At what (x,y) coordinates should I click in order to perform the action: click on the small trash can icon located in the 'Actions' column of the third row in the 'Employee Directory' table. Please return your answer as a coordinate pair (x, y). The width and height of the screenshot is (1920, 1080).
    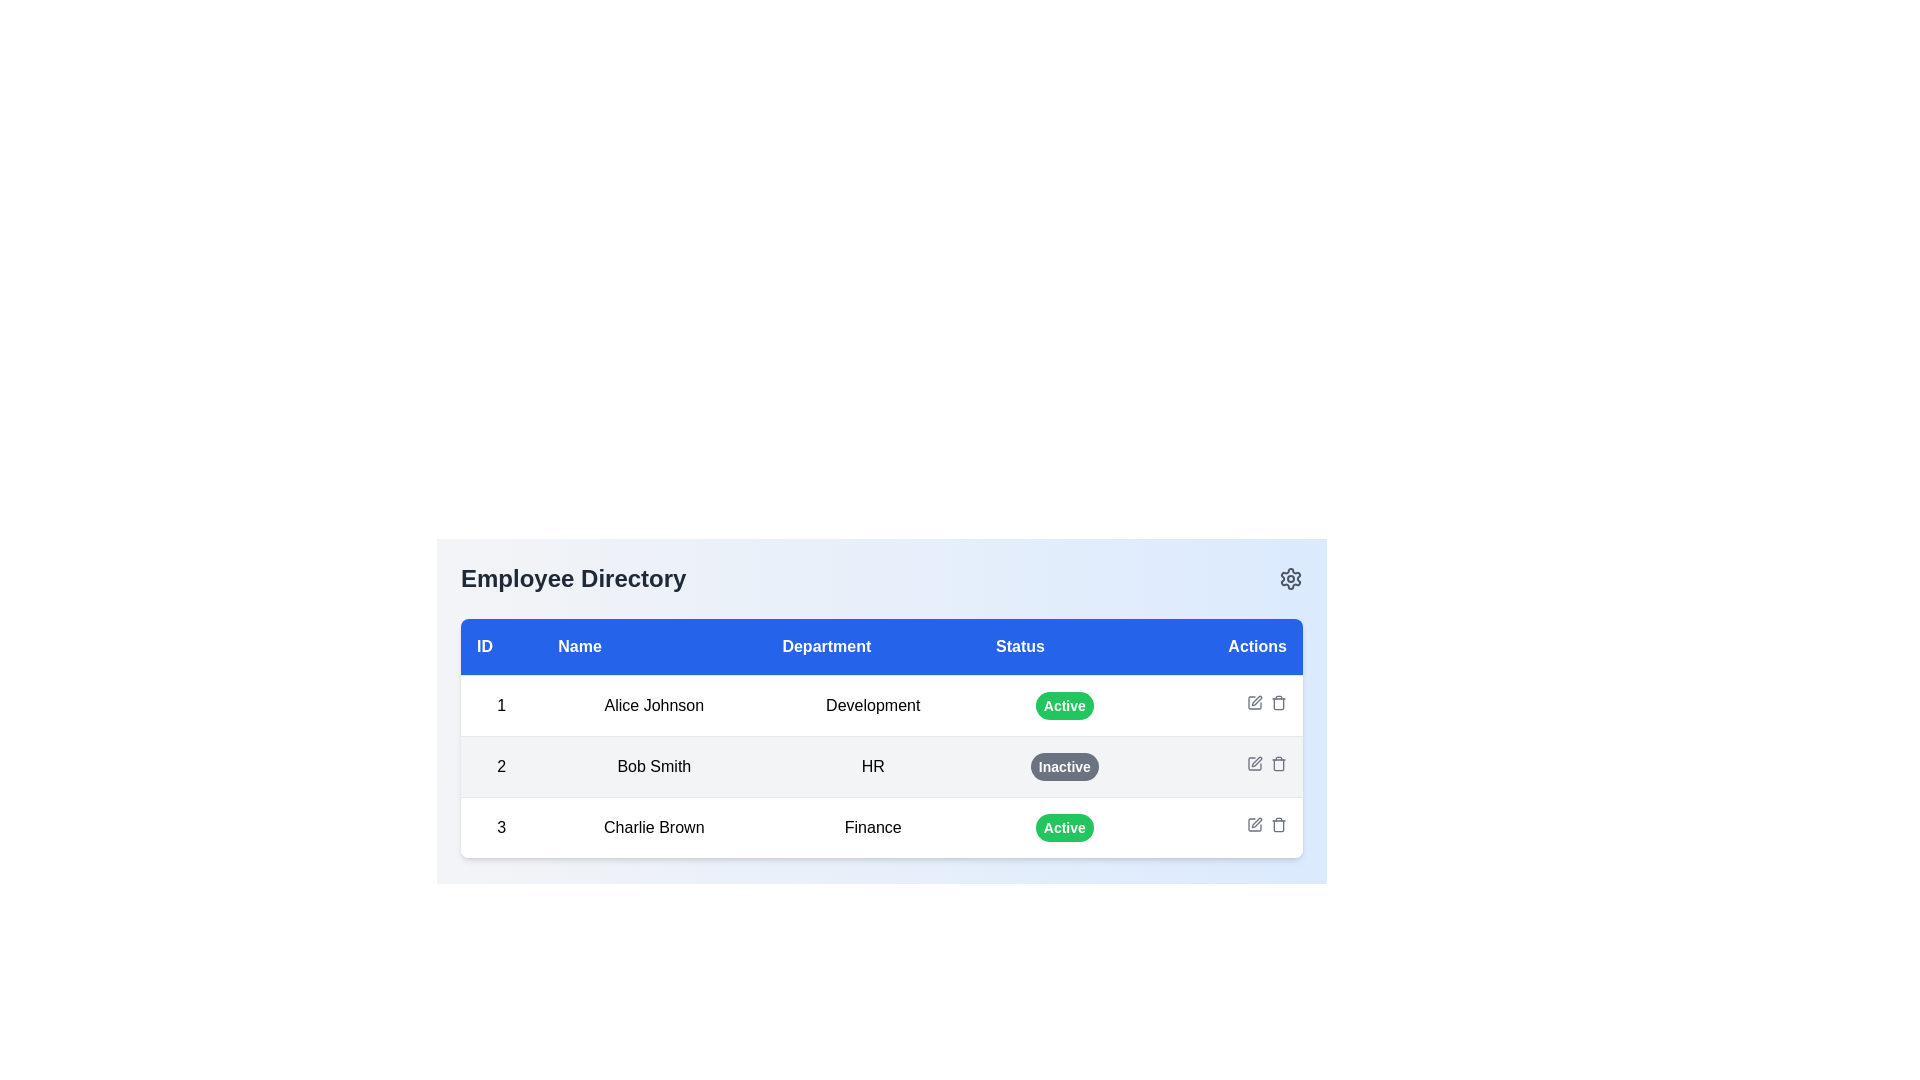
    Looking at the image, I should click on (1277, 825).